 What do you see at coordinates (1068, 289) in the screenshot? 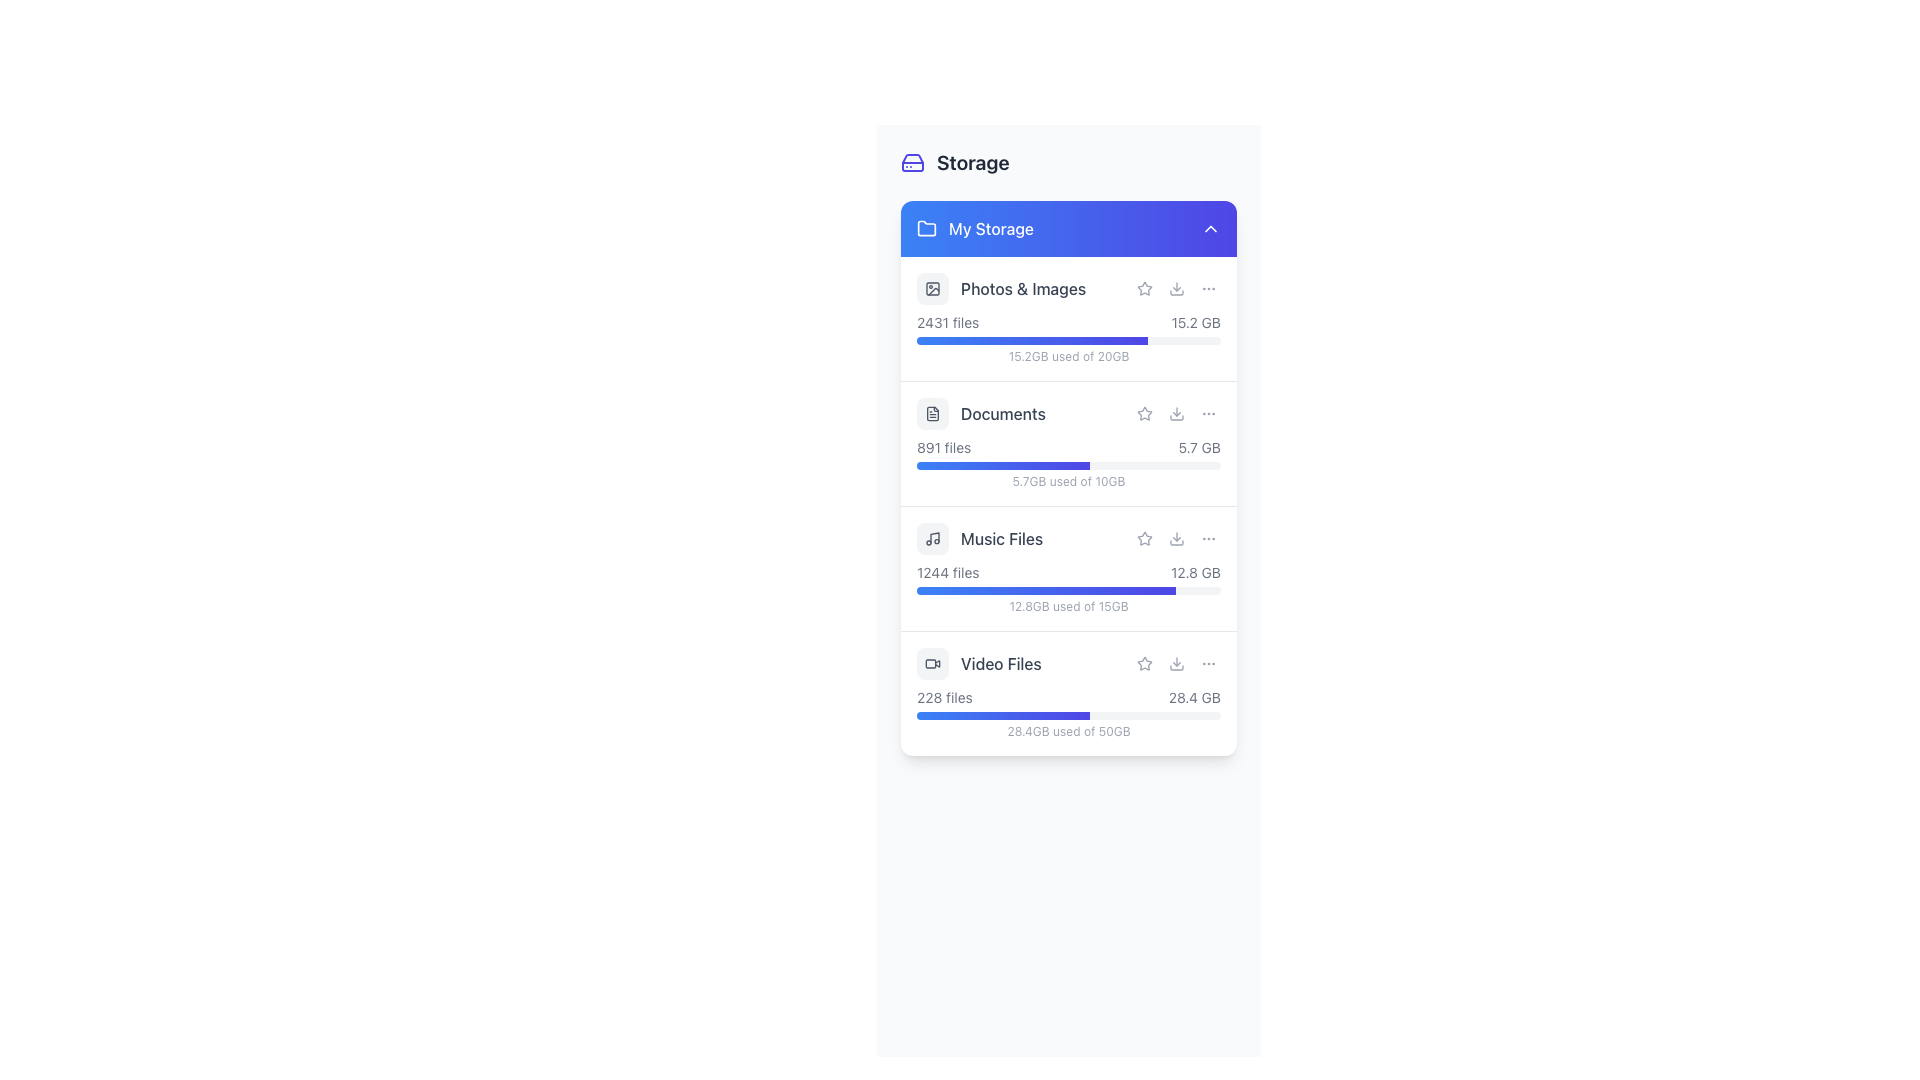
I see `the 'Photos & Images' category title with icon, which is styled in medium-weight gray font and features an icon of a square with a mountain and sun, located at the topmost row of categories under 'My Storage'` at bounding box center [1068, 289].